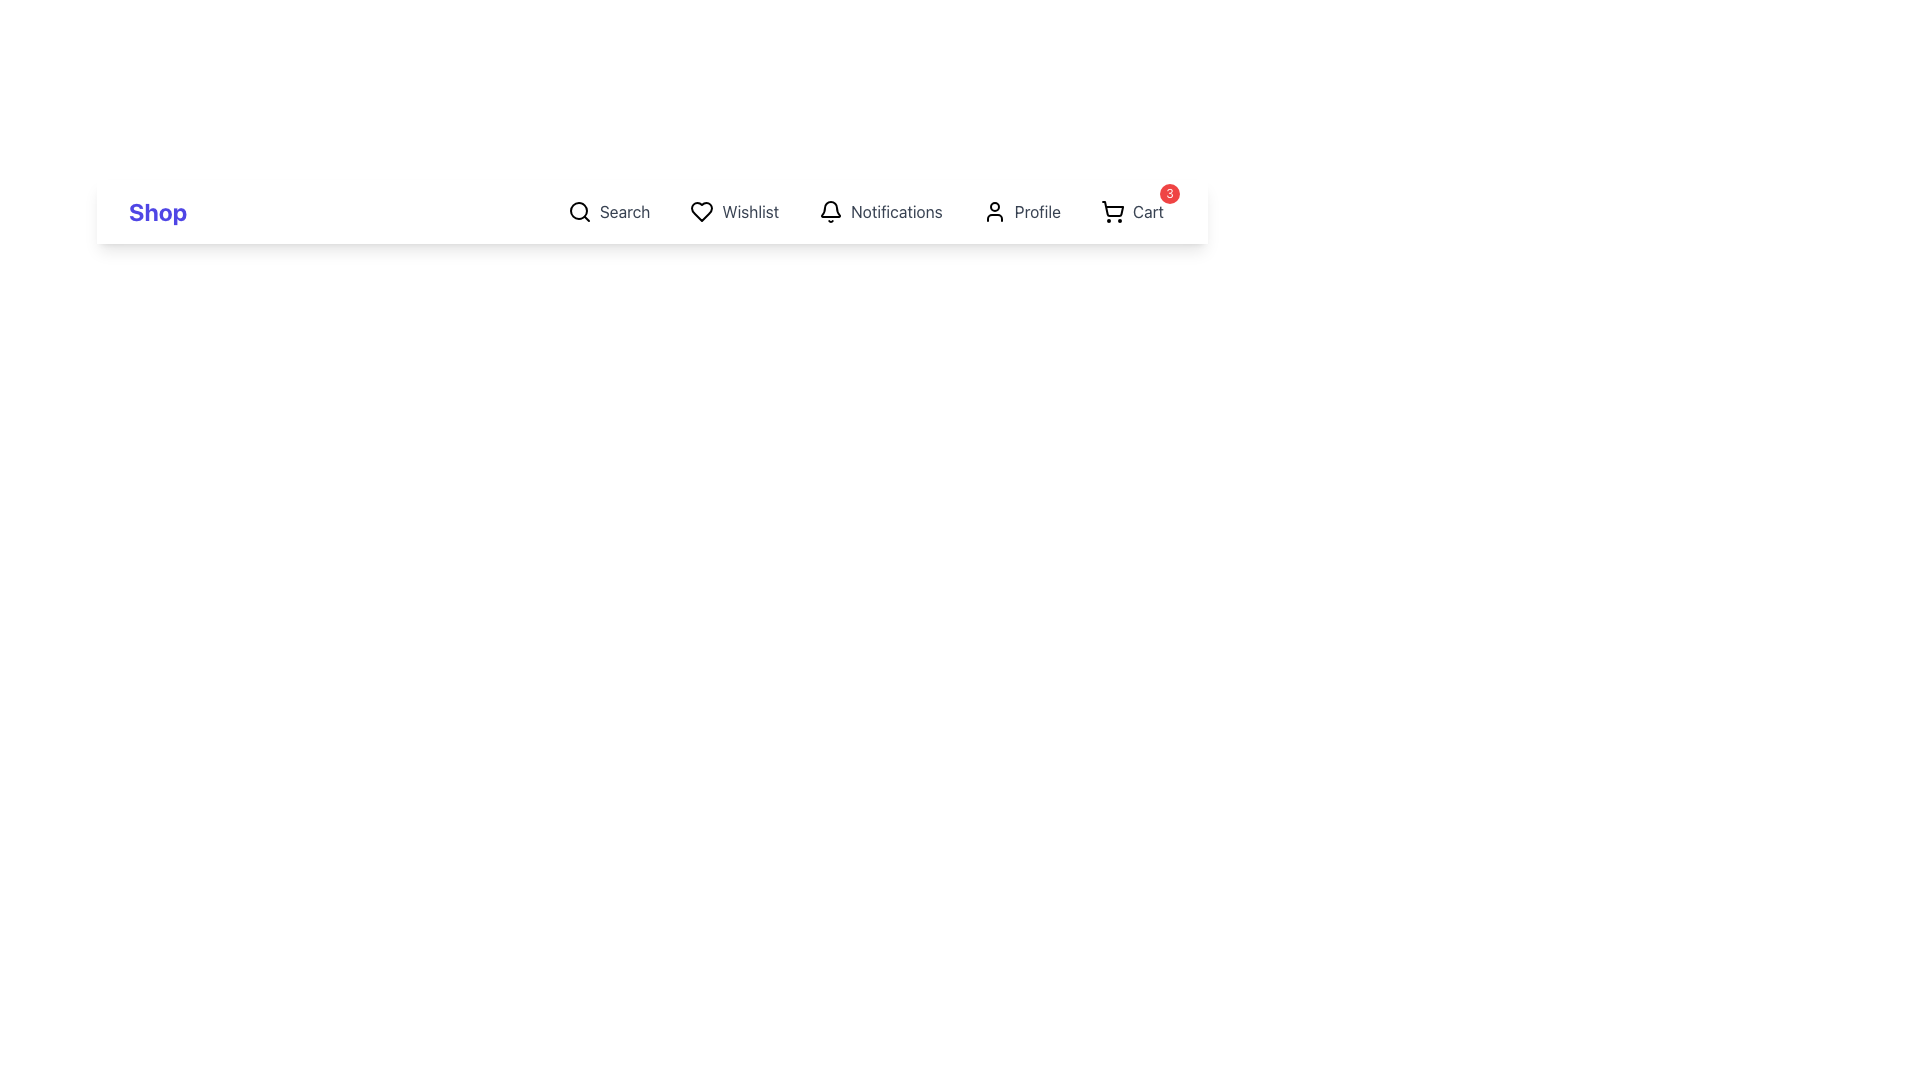  Describe the element at coordinates (733, 212) in the screenshot. I see `the navigation button located in the top bar, specifically the second button from the left` at that location.